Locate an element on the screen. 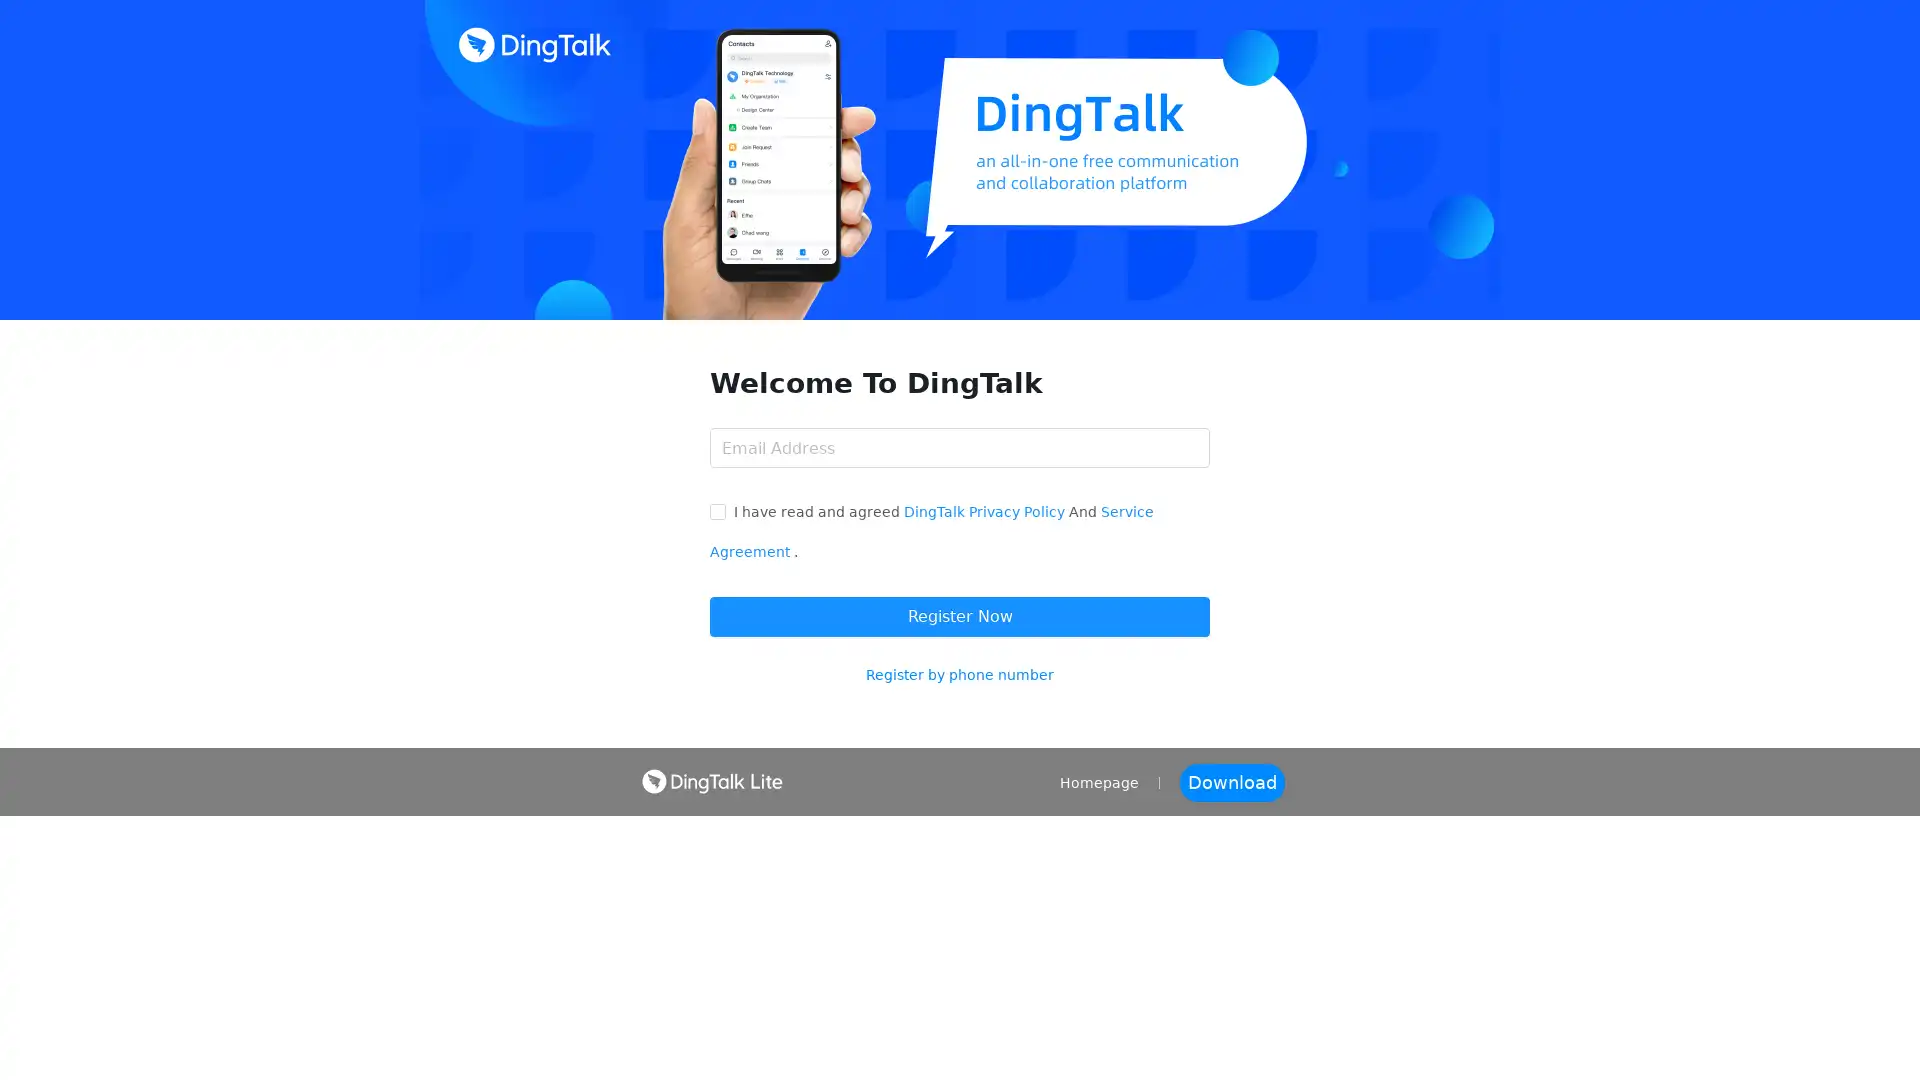 The width and height of the screenshot is (1920, 1080). Register Now is located at coordinates (960, 616).